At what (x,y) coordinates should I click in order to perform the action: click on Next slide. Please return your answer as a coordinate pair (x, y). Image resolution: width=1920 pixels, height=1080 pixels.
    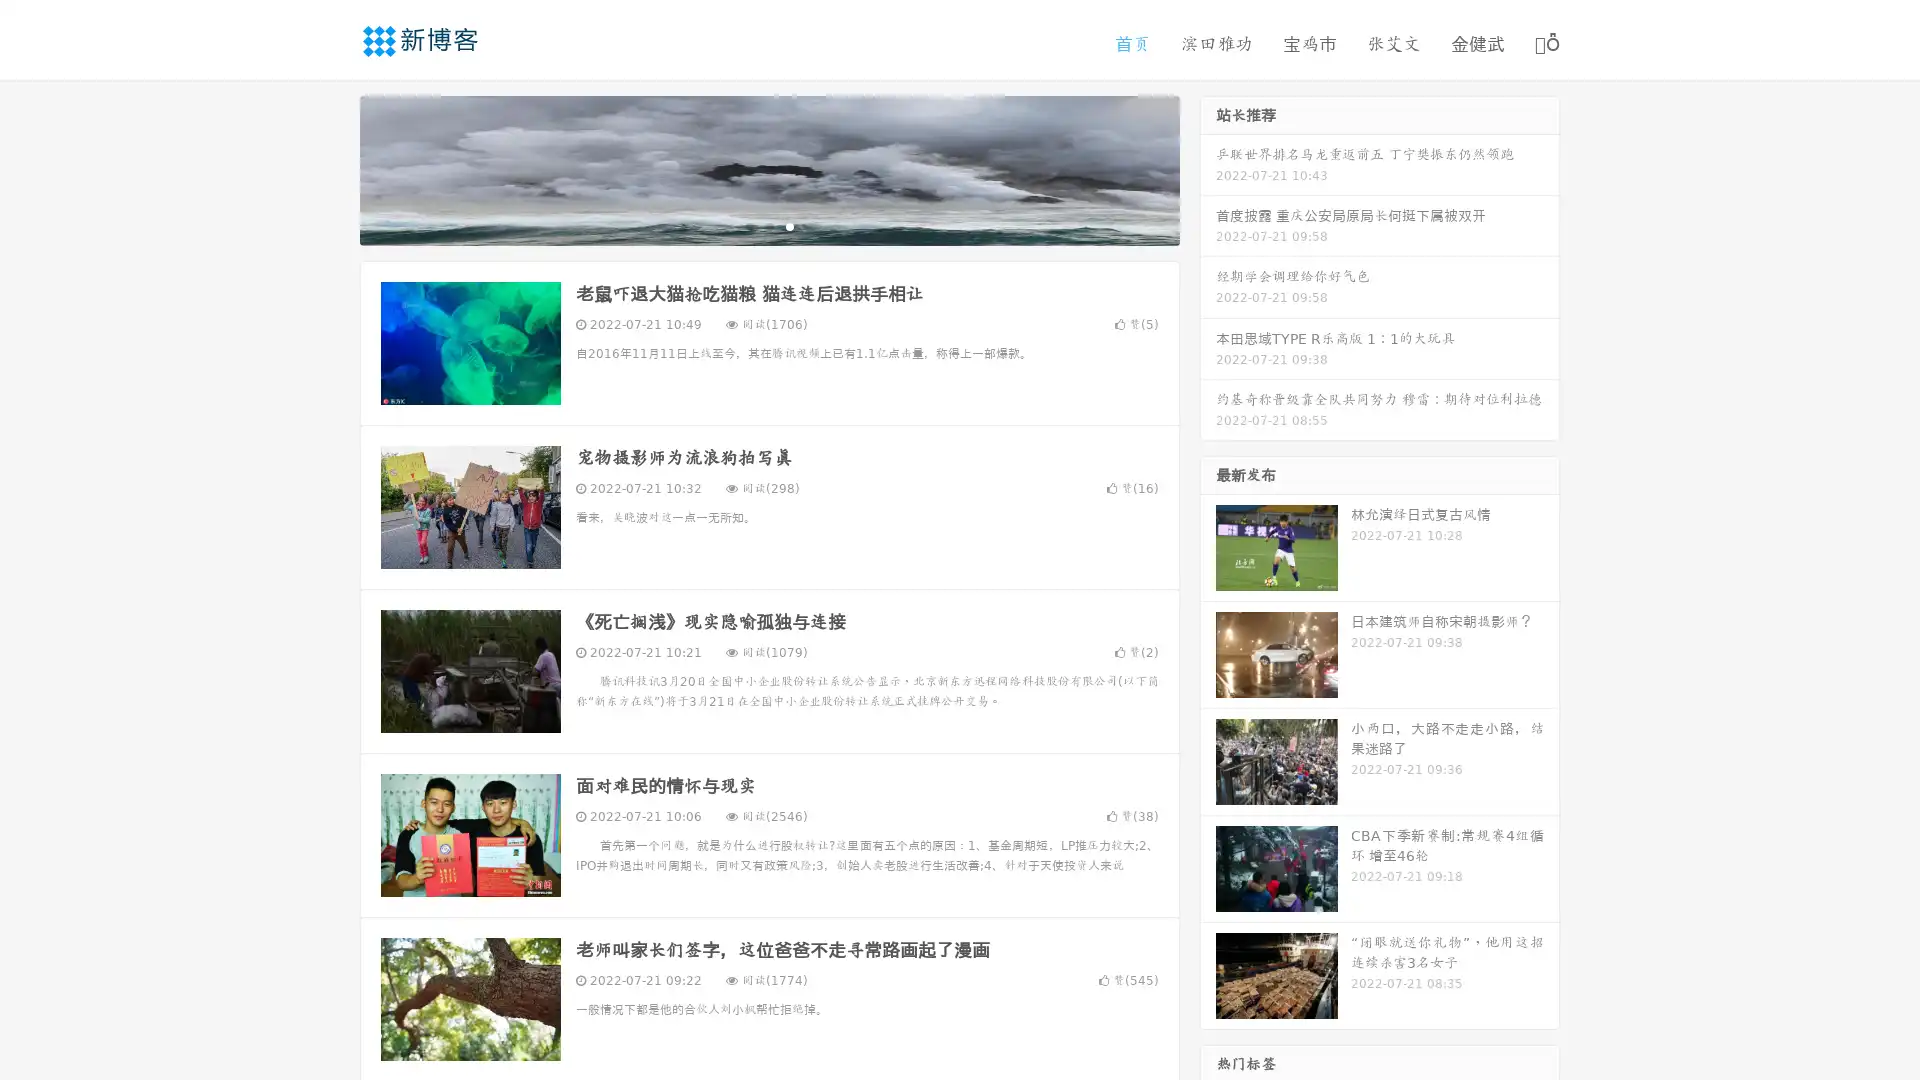
    Looking at the image, I should click on (1208, 168).